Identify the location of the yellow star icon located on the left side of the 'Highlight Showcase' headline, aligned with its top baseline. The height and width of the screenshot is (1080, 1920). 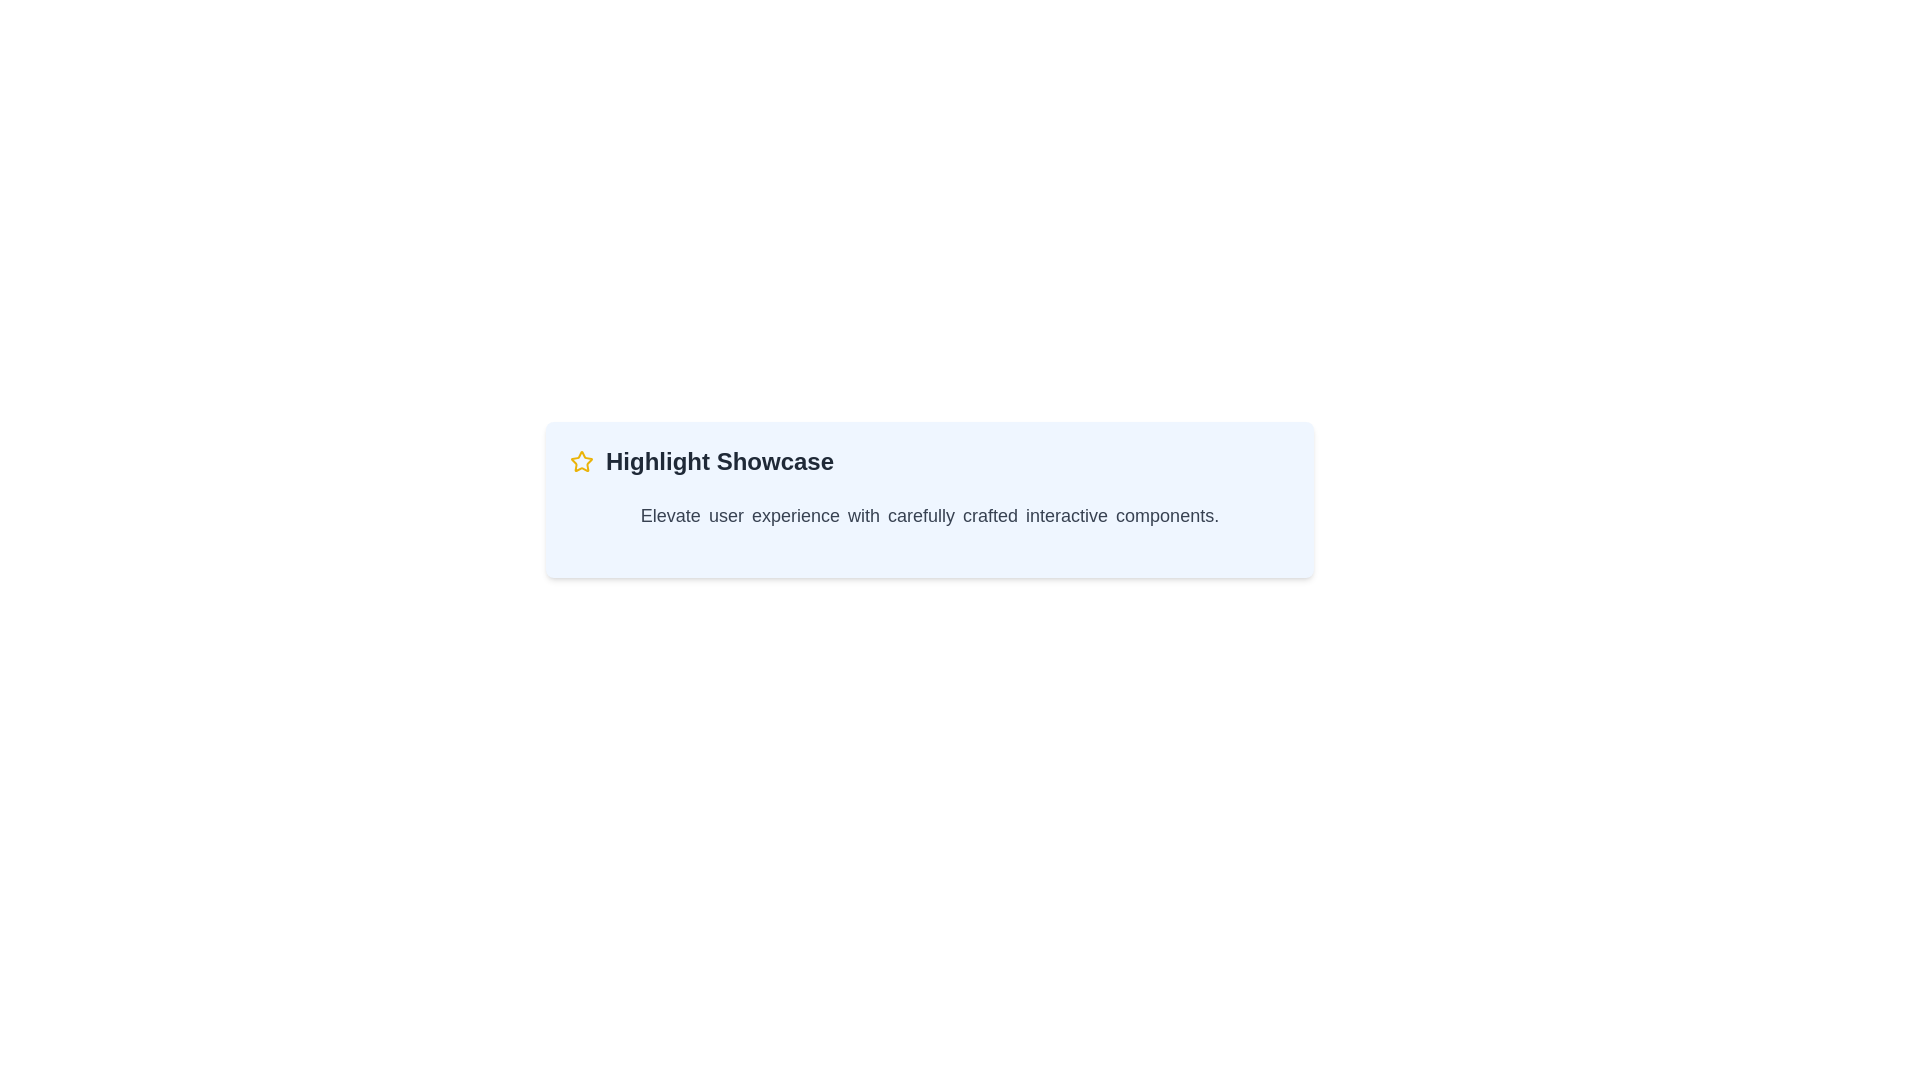
(580, 461).